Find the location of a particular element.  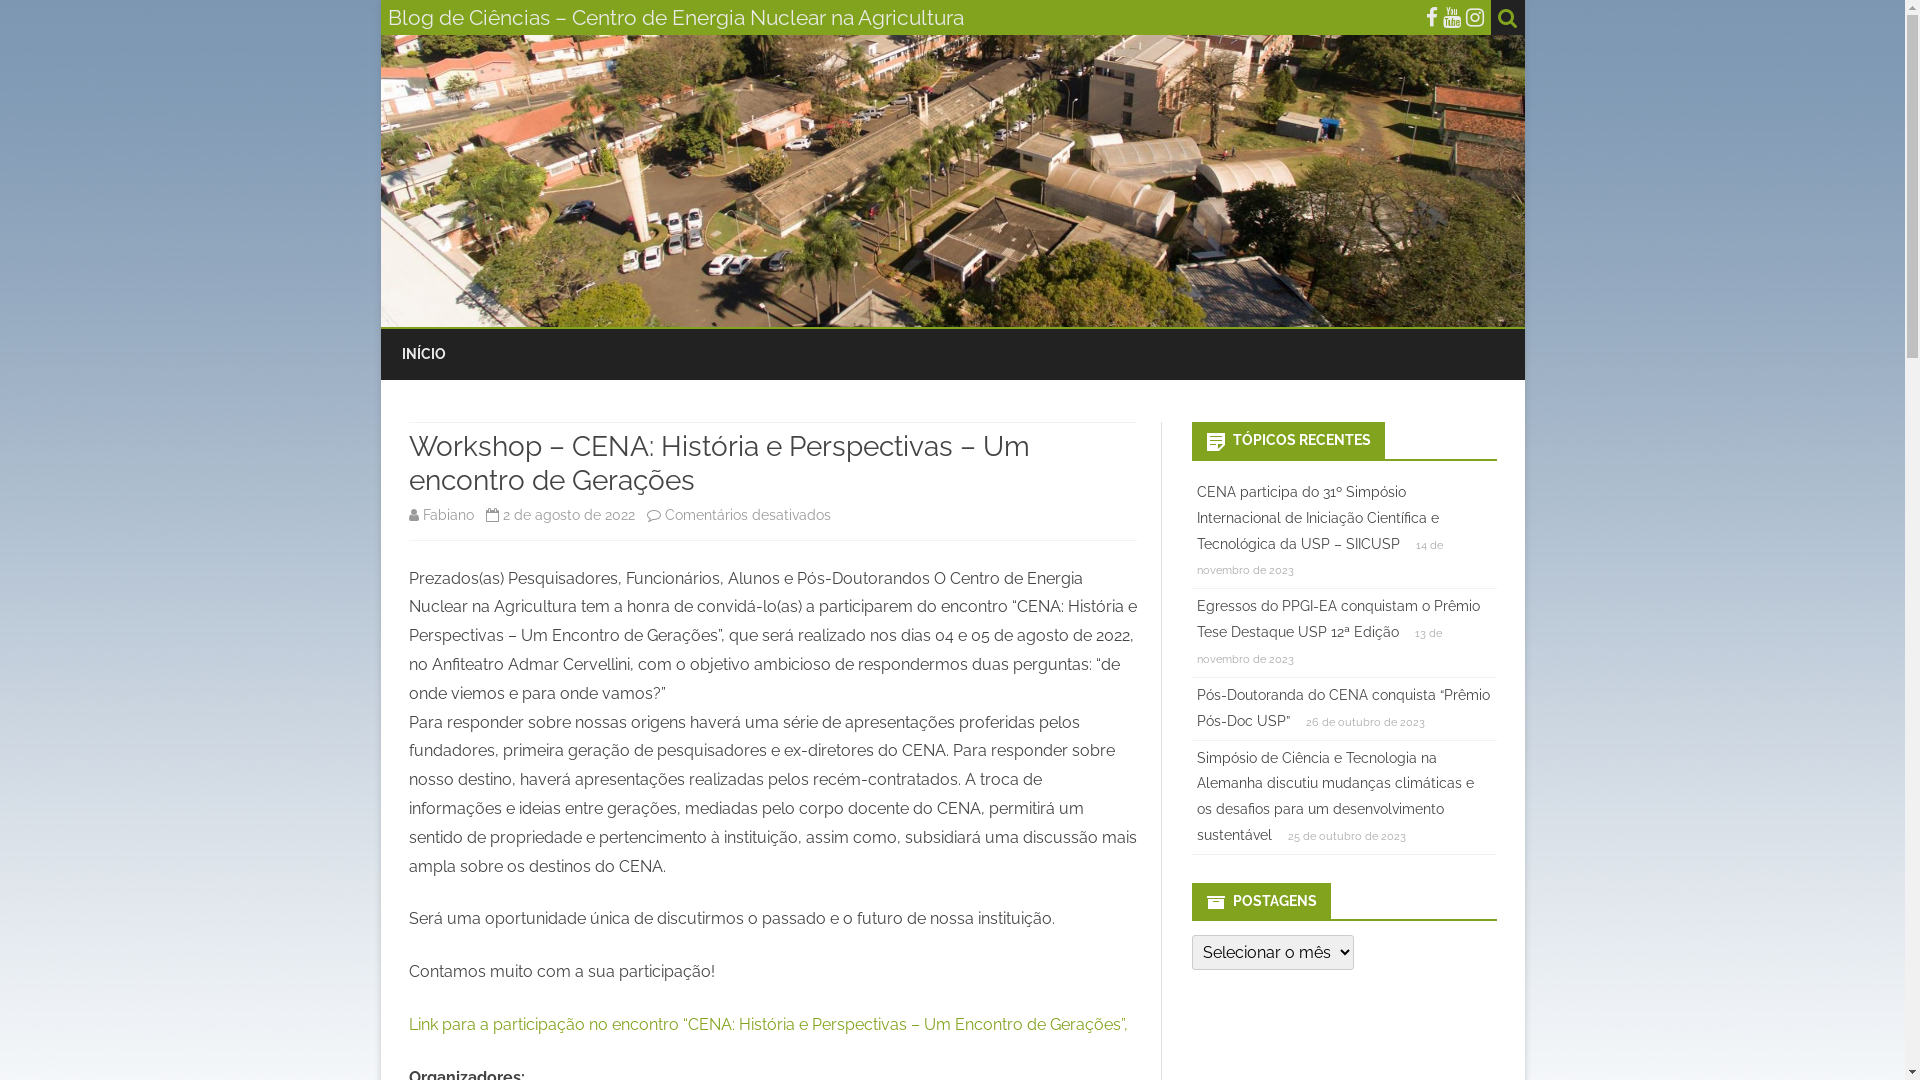

'YouTube' is located at coordinates (1450, 17).